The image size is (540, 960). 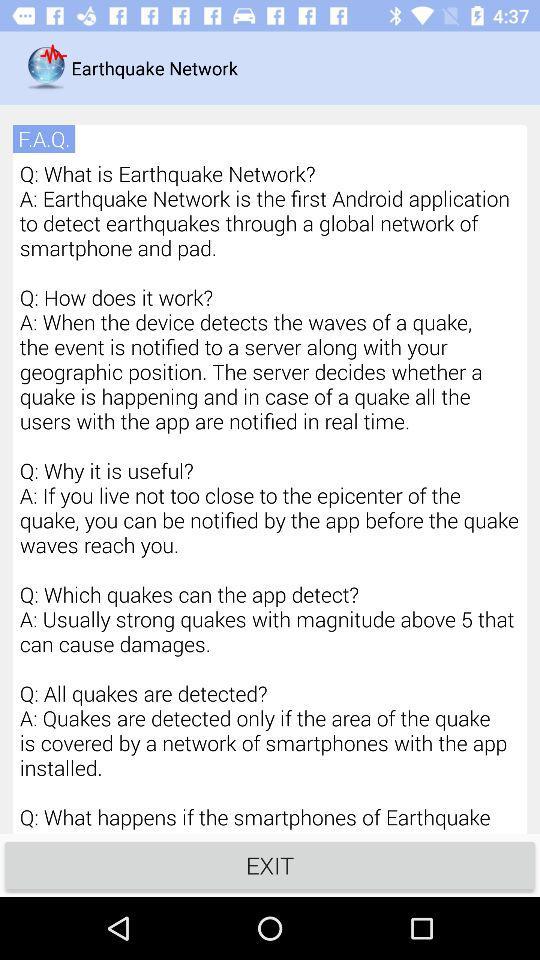 I want to click on q what is item, so click(x=270, y=495).